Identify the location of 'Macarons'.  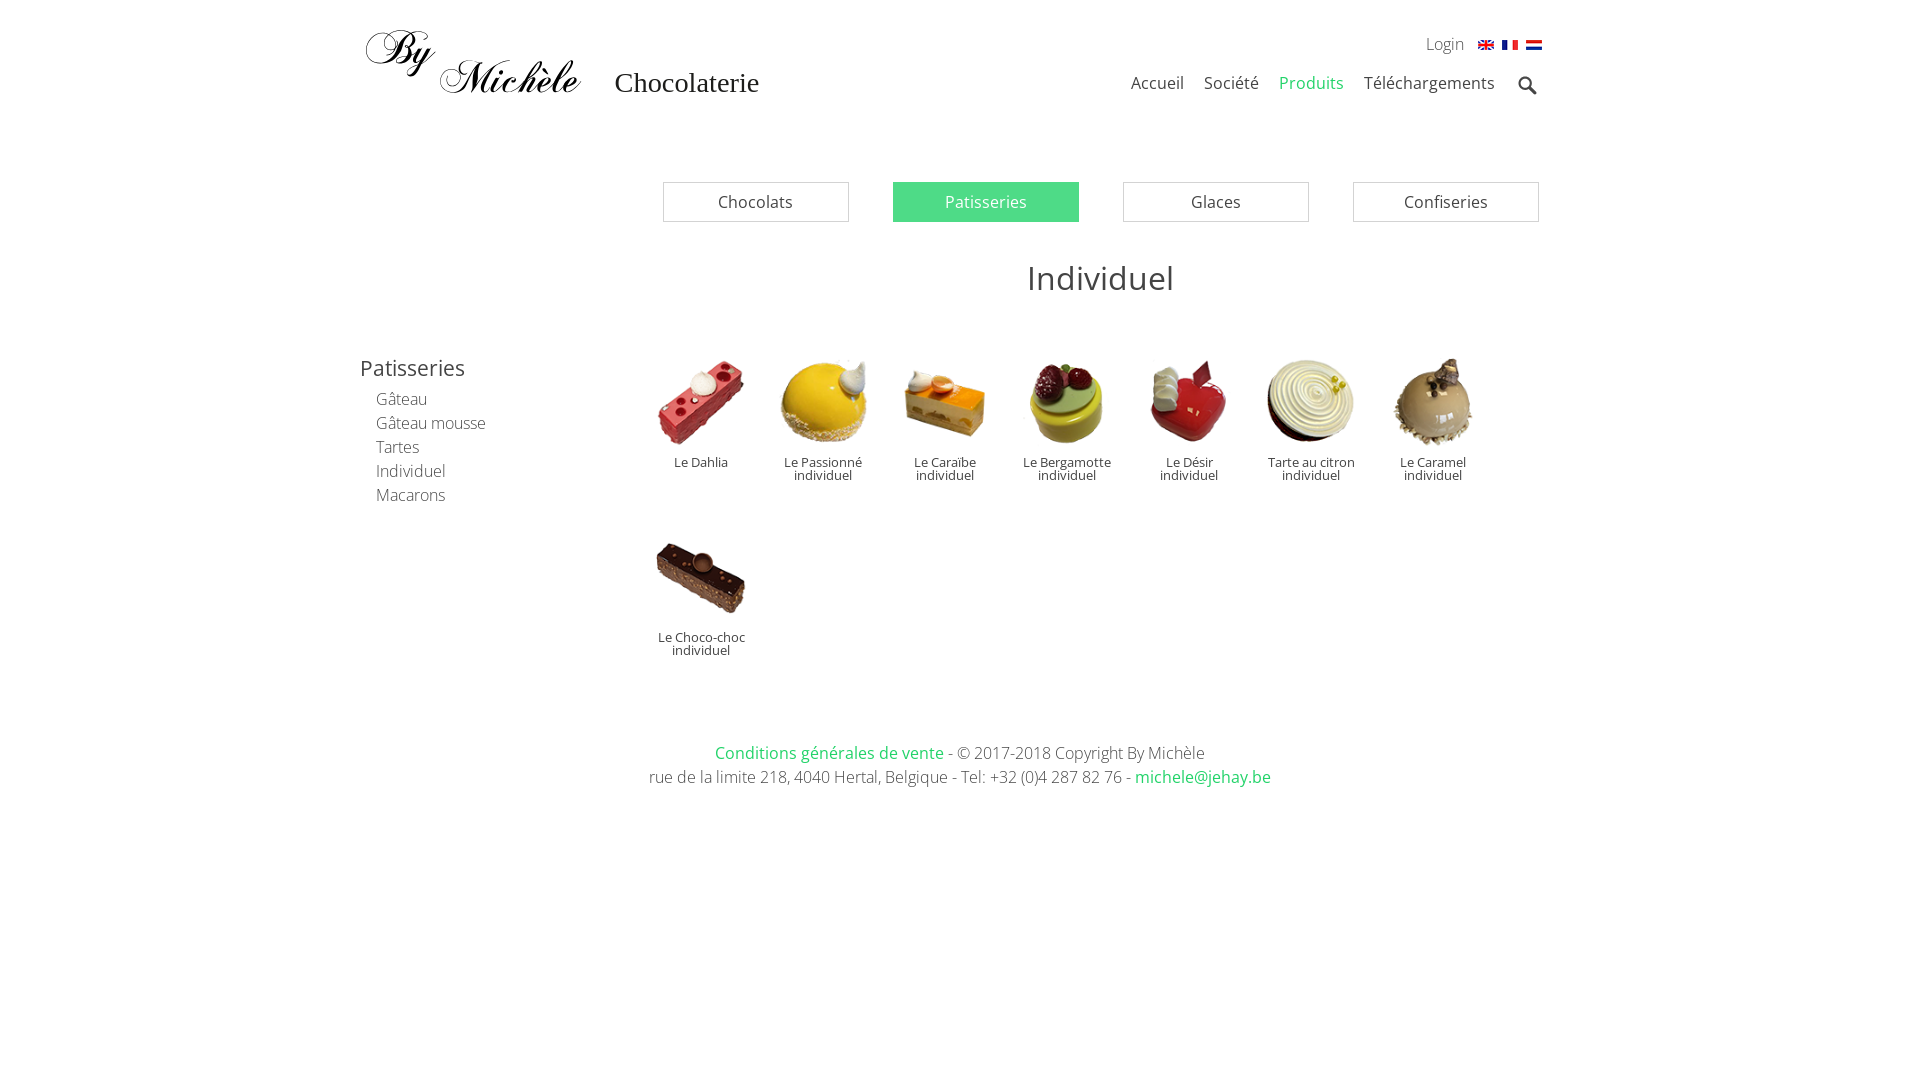
(401, 494).